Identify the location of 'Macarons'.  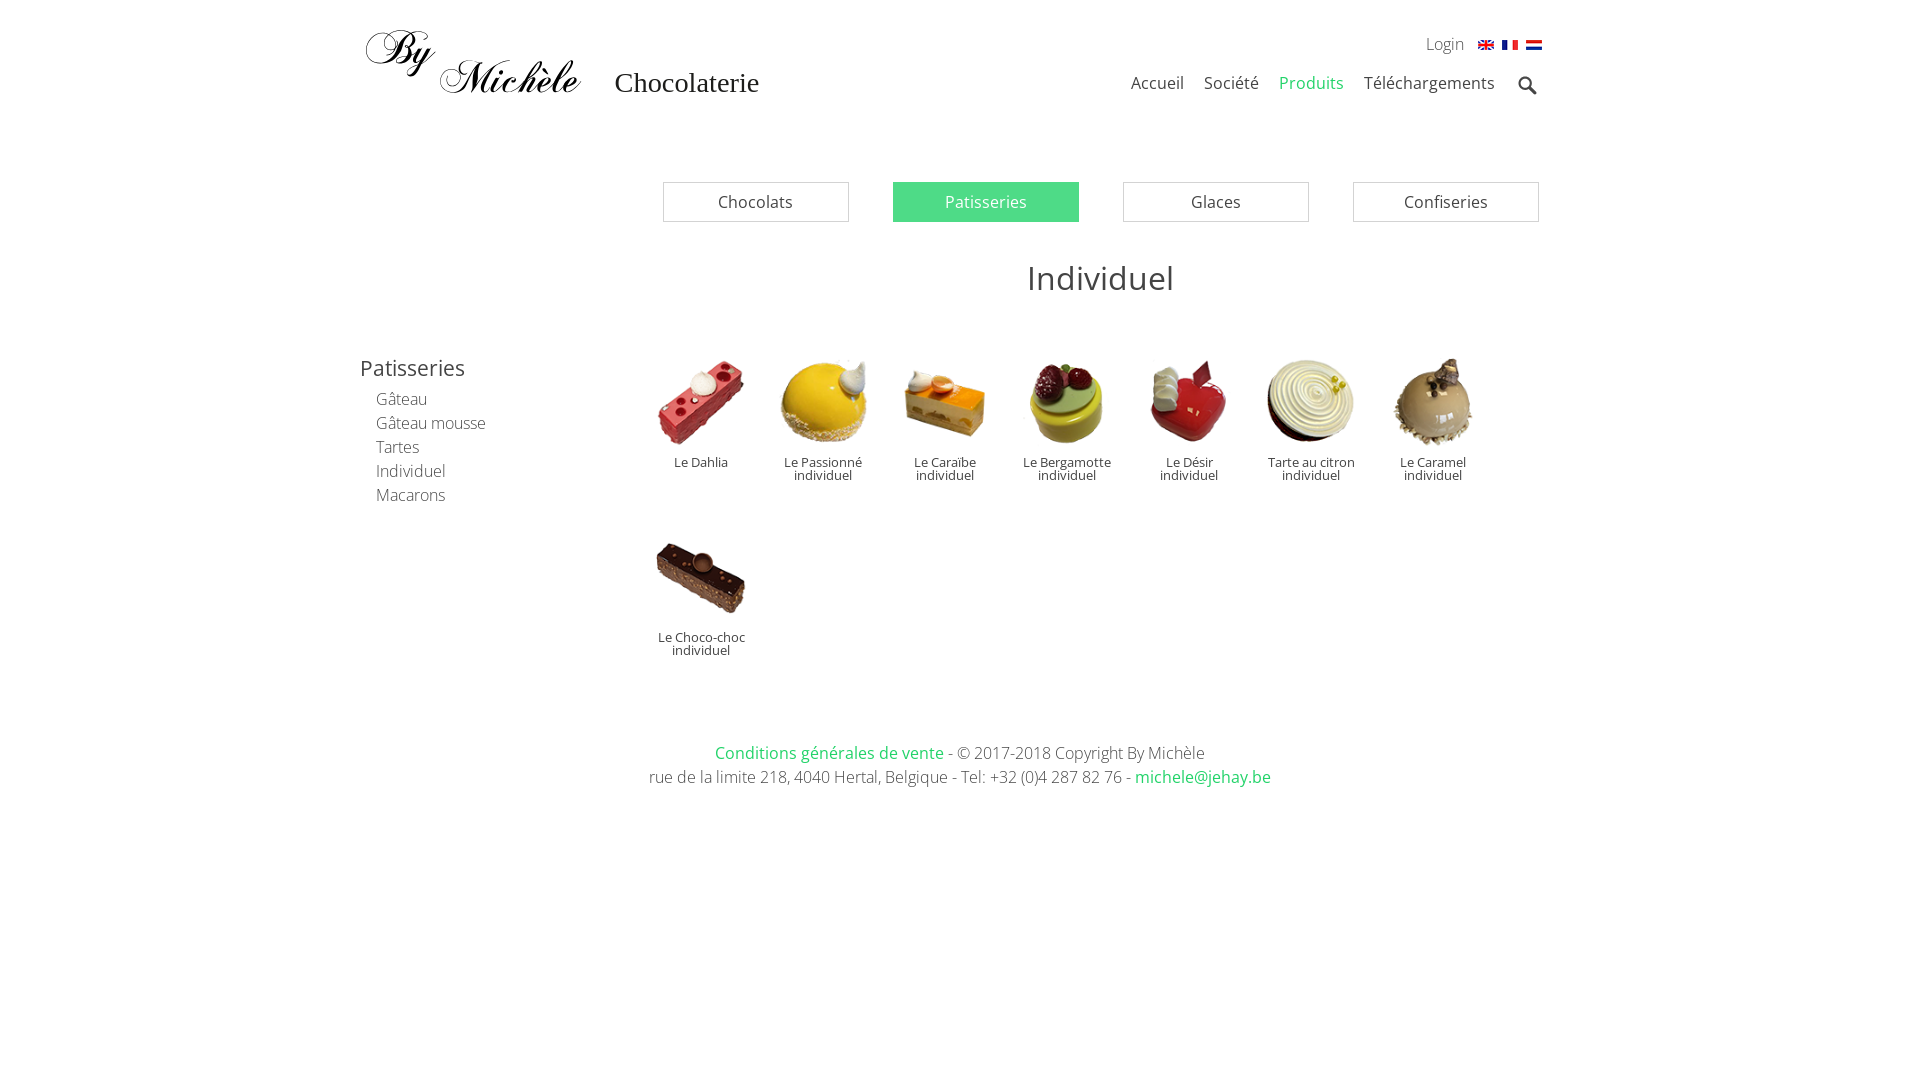
(401, 494).